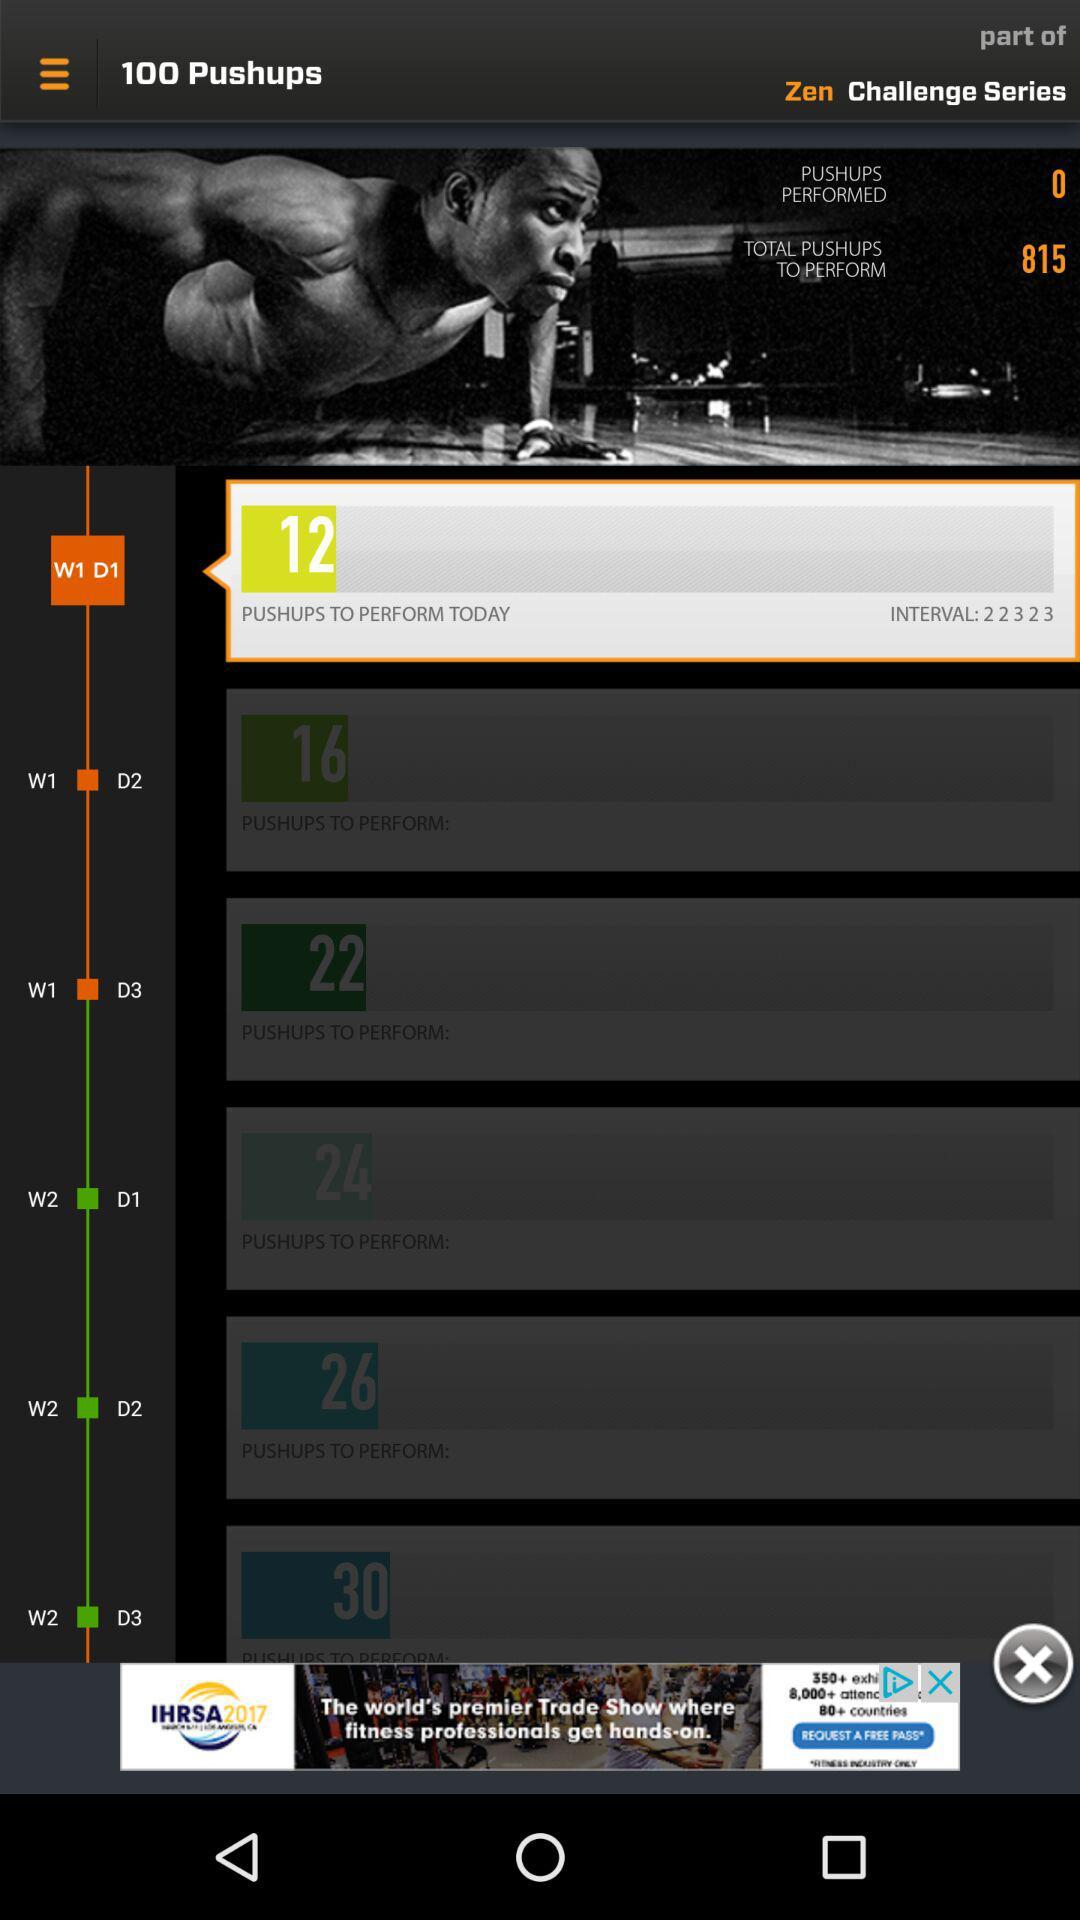 This screenshot has height=1920, width=1080. I want to click on between w1 and d3, so click(86, 989).